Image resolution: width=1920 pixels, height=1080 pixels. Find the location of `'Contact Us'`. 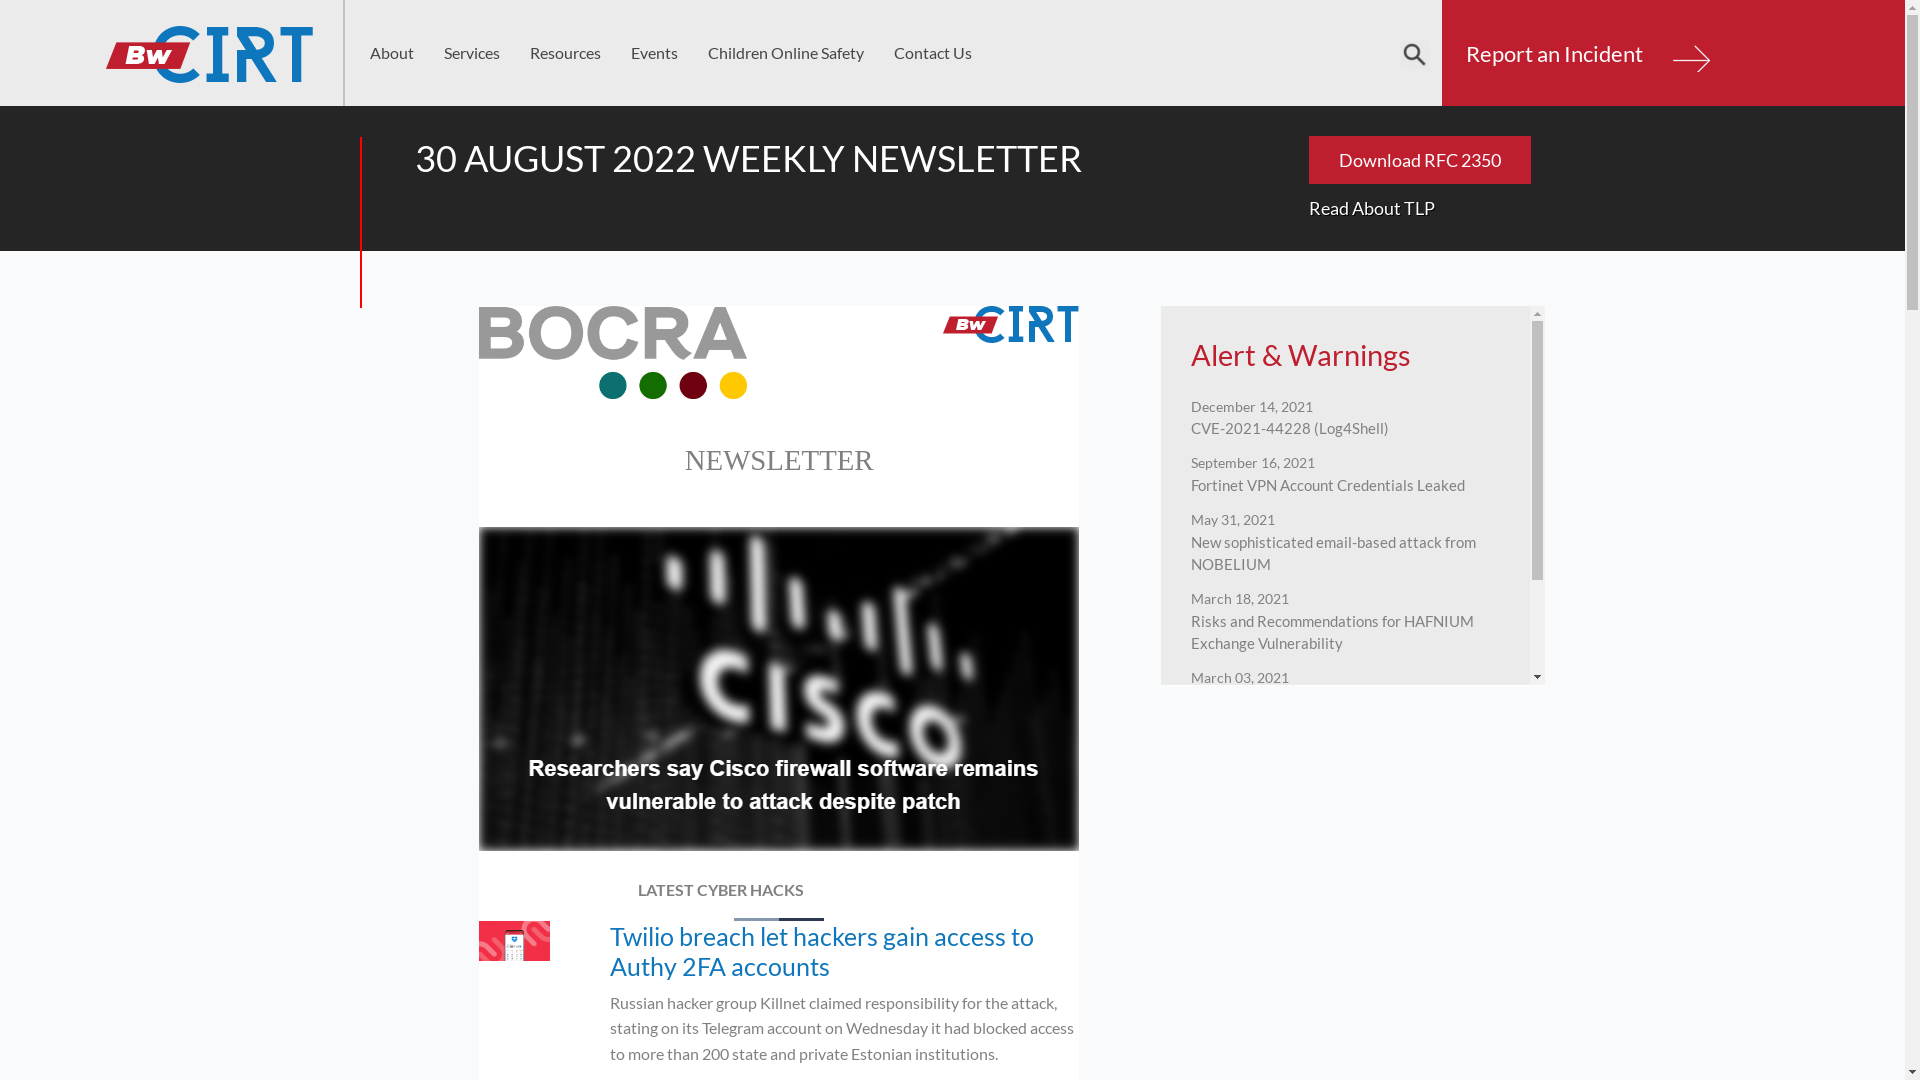

'Contact Us' is located at coordinates (931, 52).